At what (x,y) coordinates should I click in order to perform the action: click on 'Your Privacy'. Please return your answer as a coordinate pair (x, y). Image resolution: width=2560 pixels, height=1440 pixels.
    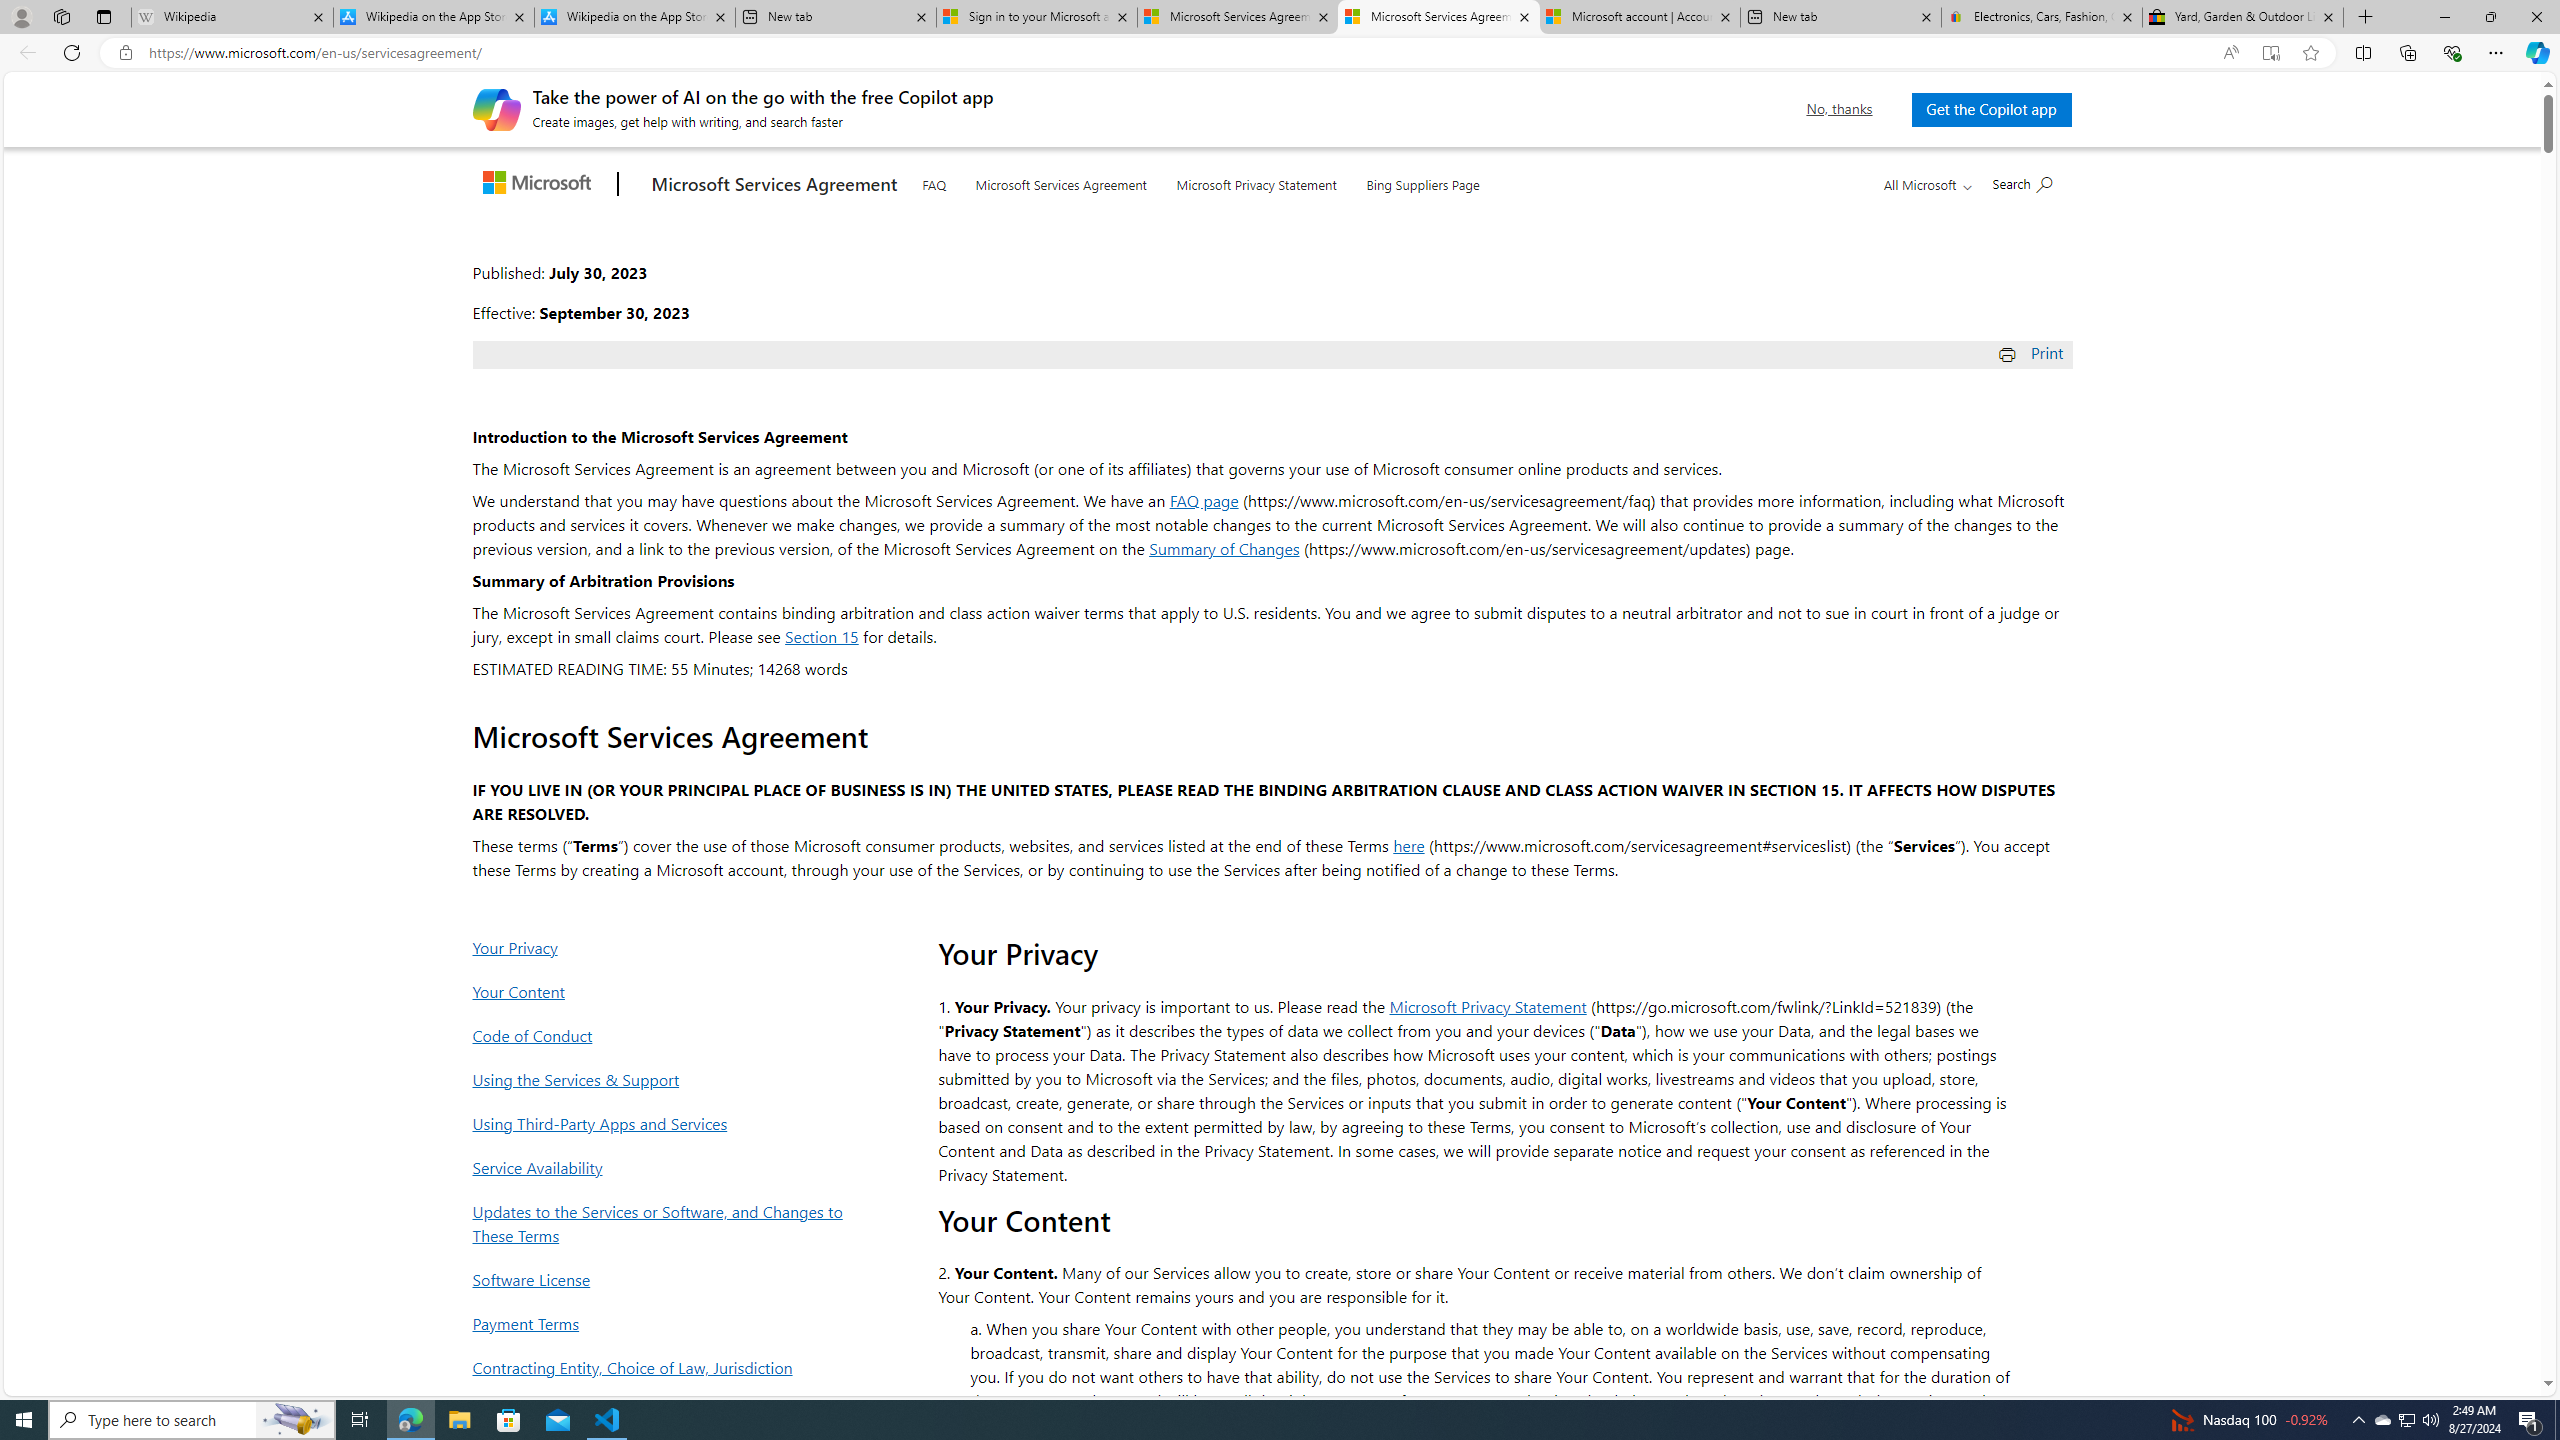
    Looking at the image, I should click on (663, 946).